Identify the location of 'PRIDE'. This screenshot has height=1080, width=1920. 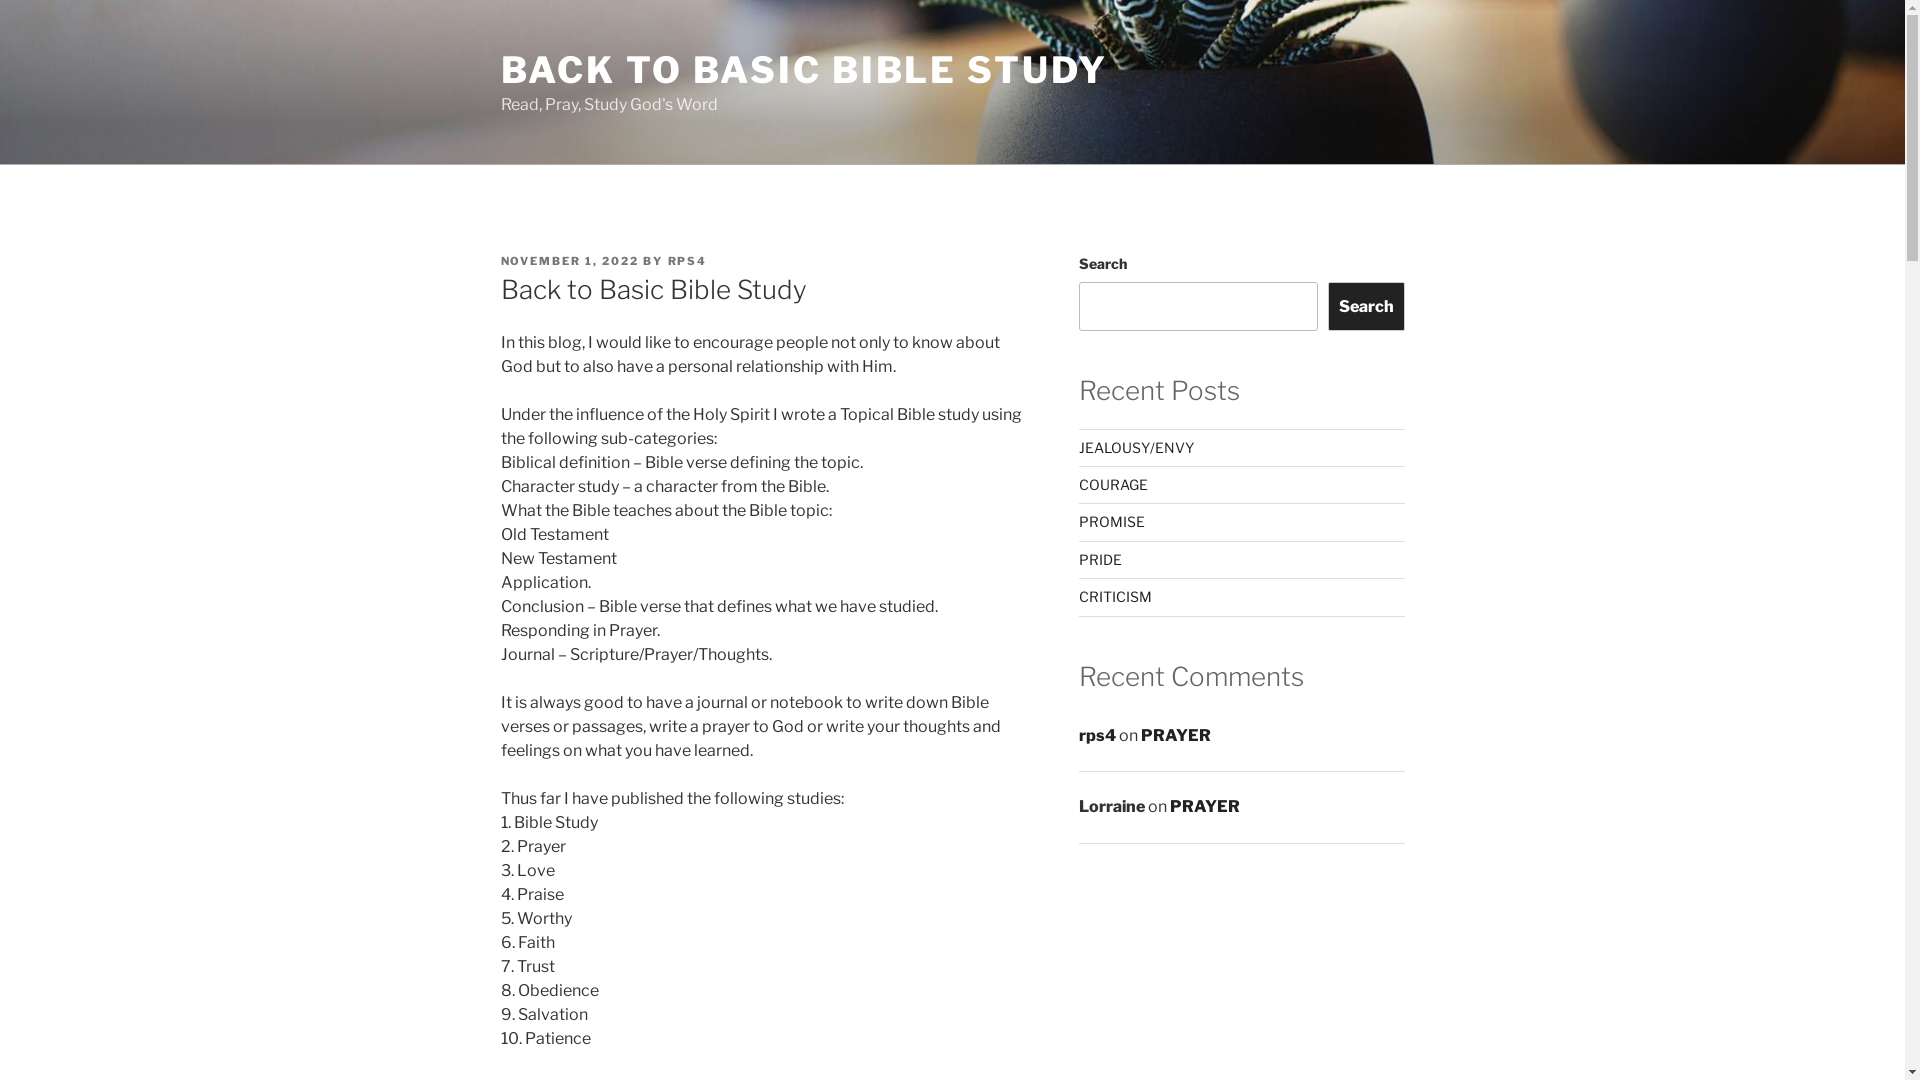
(1099, 559).